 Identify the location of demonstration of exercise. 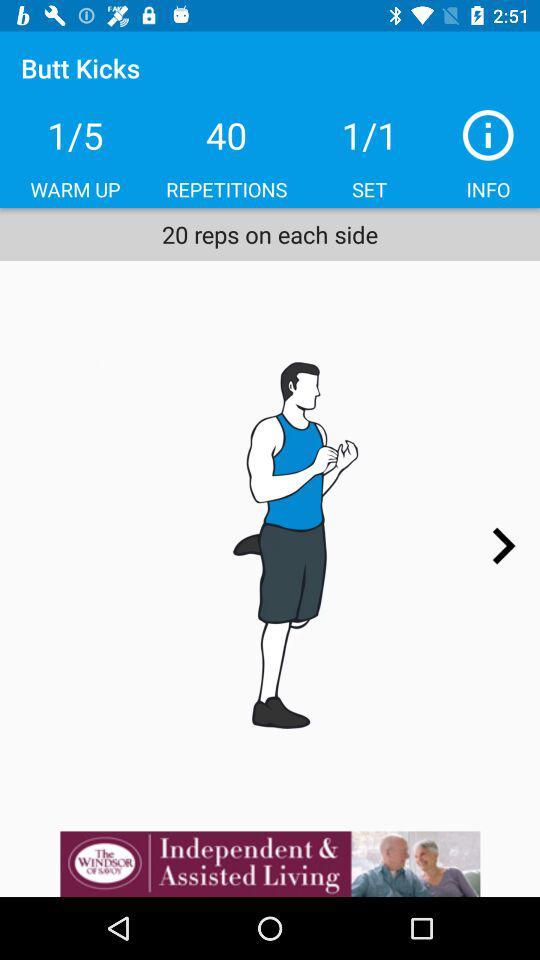
(270, 545).